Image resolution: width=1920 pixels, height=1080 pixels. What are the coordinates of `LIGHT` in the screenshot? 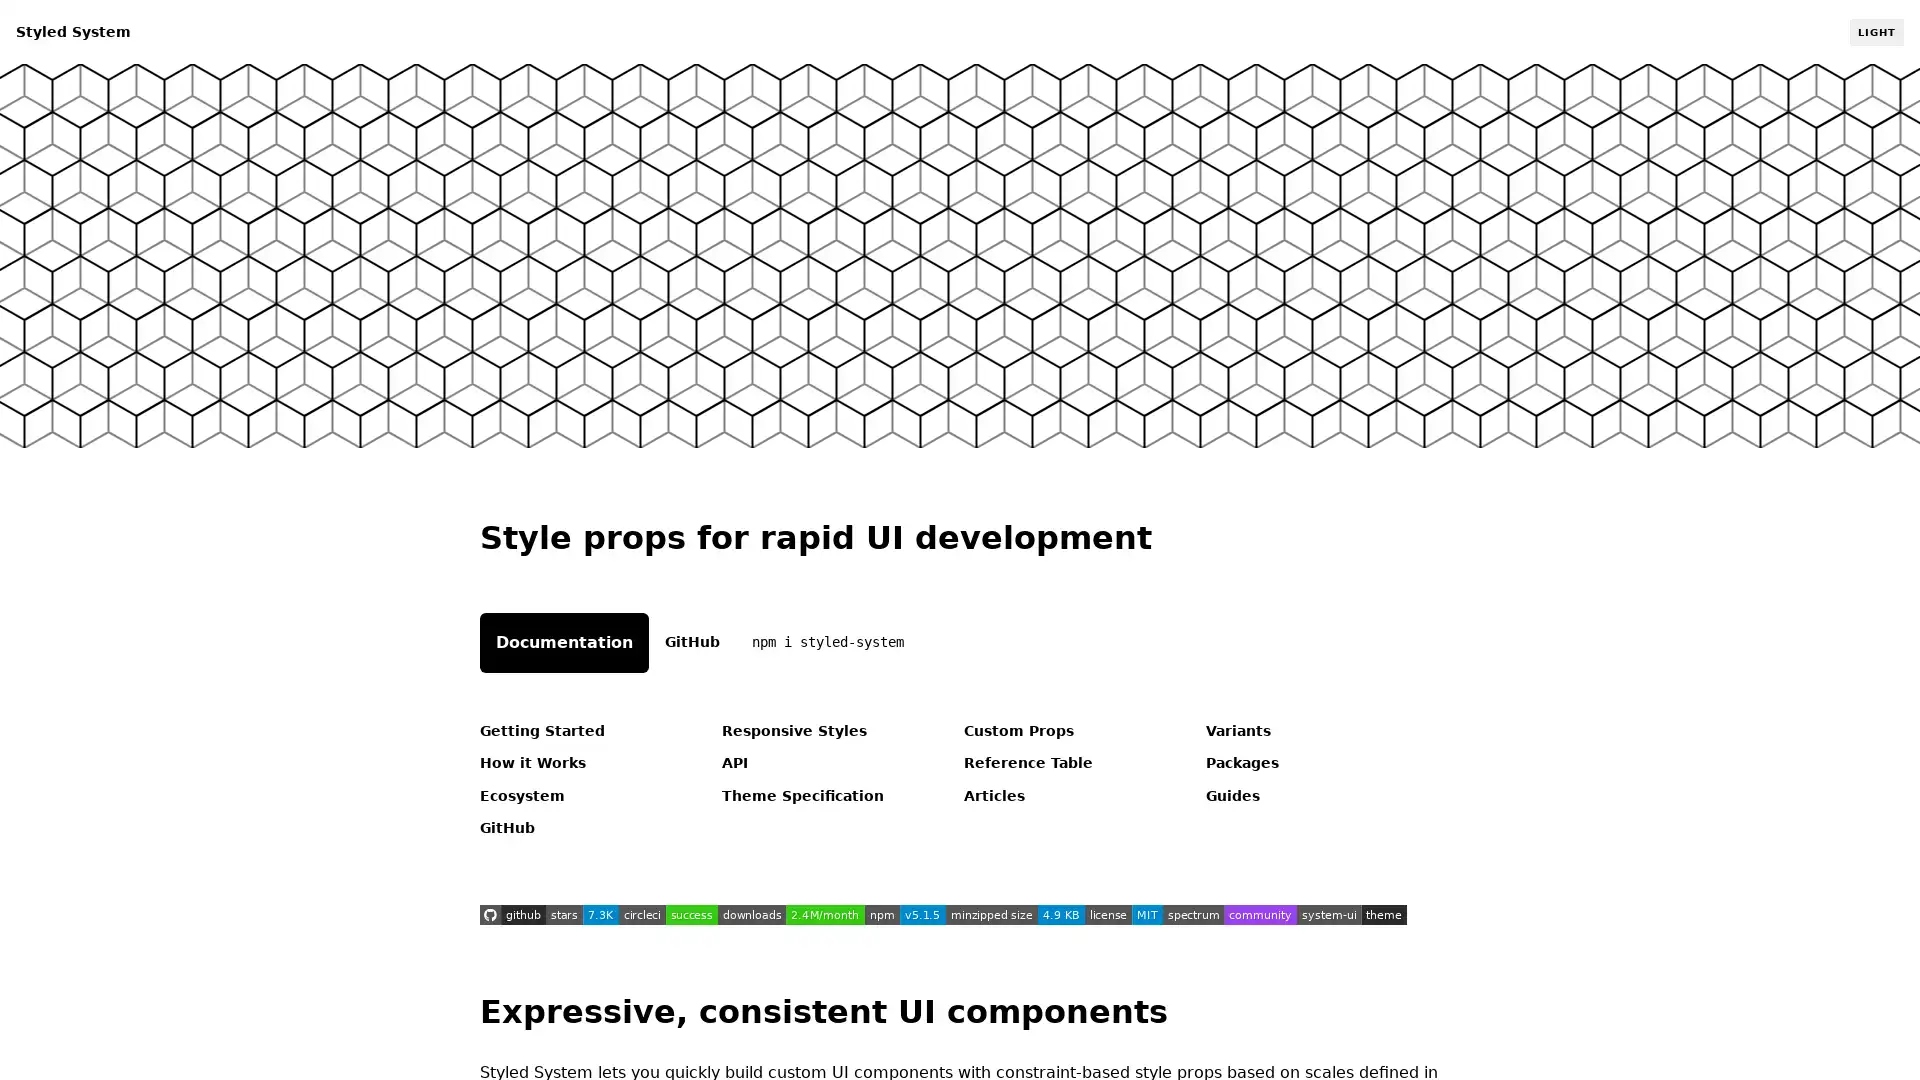 It's located at (1875, 31).